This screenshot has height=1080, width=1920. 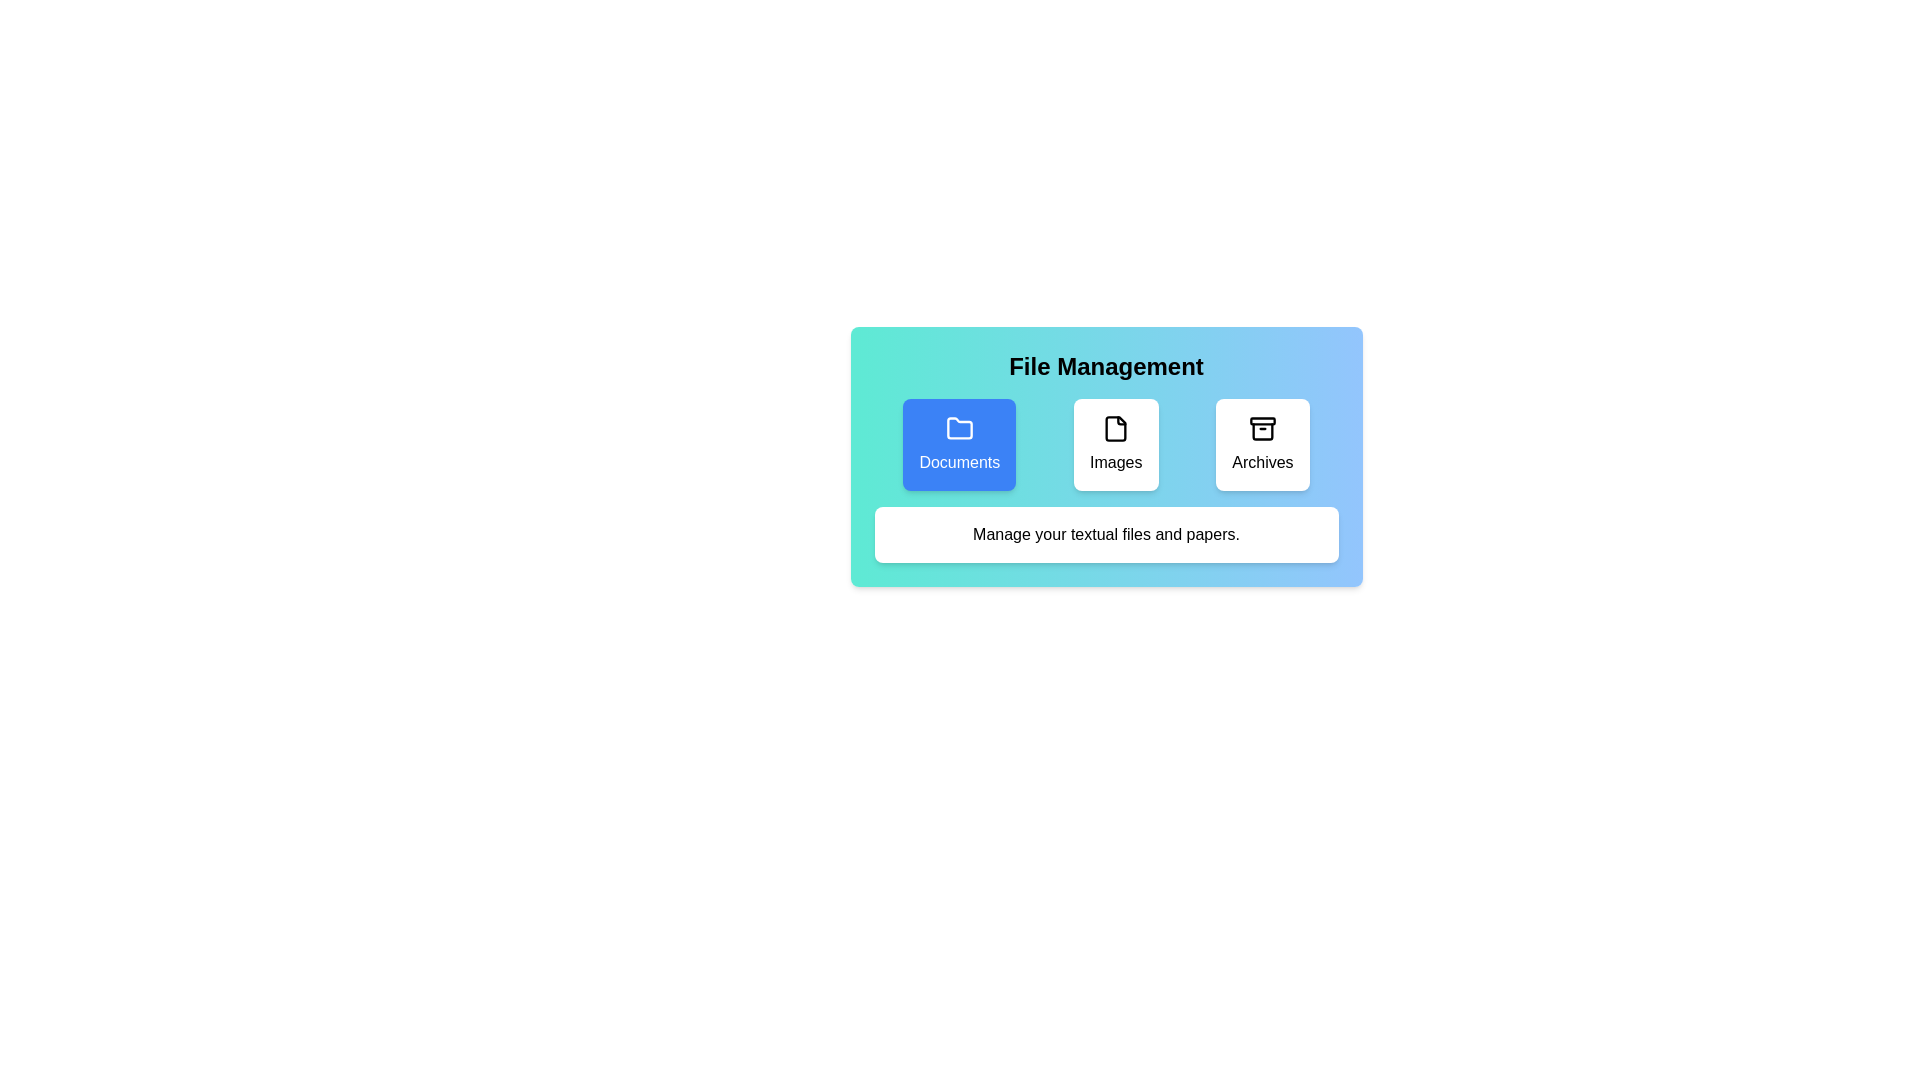 What do you see at coordinates (1261, 443) in the screenshot?
I see `the category button Archives to observe the hover effect` at bounding box center [1261, 443].